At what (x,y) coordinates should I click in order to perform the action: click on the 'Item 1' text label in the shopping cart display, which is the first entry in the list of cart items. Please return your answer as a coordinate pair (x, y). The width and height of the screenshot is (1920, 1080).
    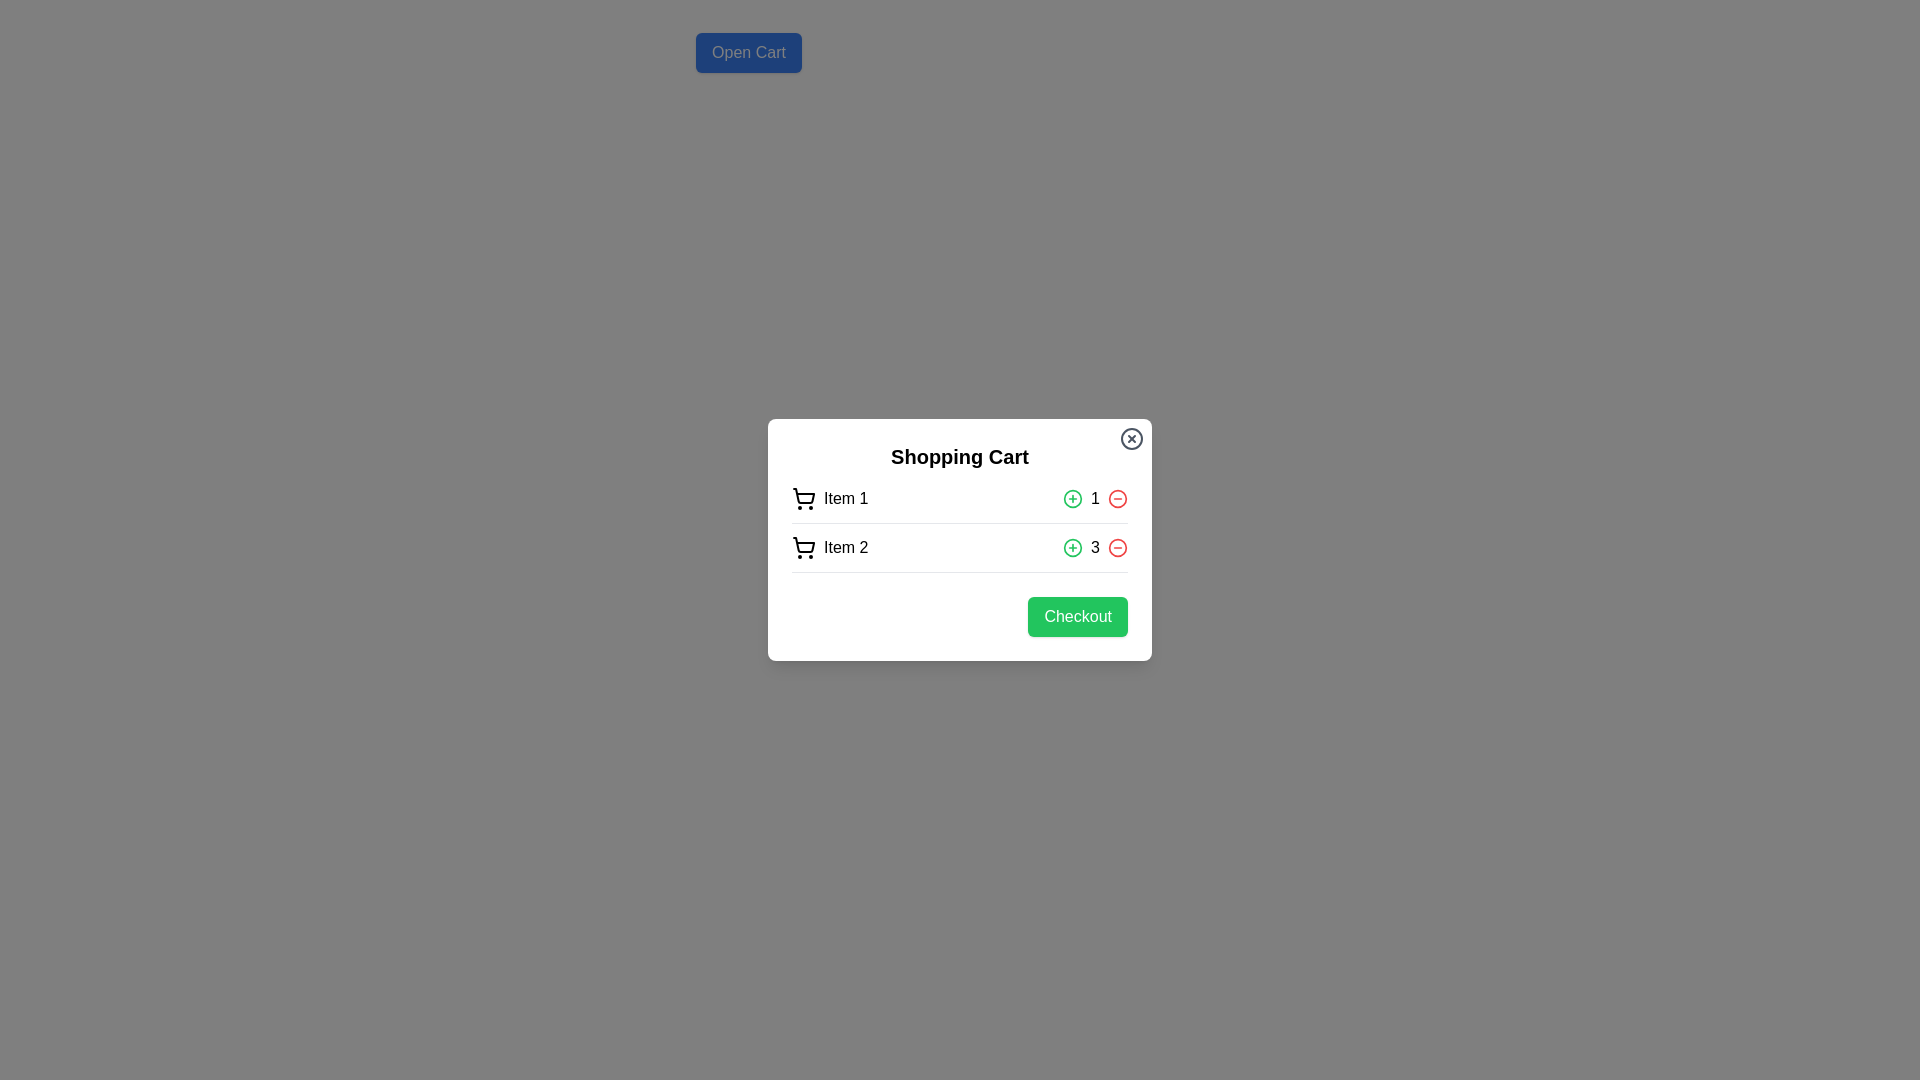
    Looking at the image, I should click on (830, 497).